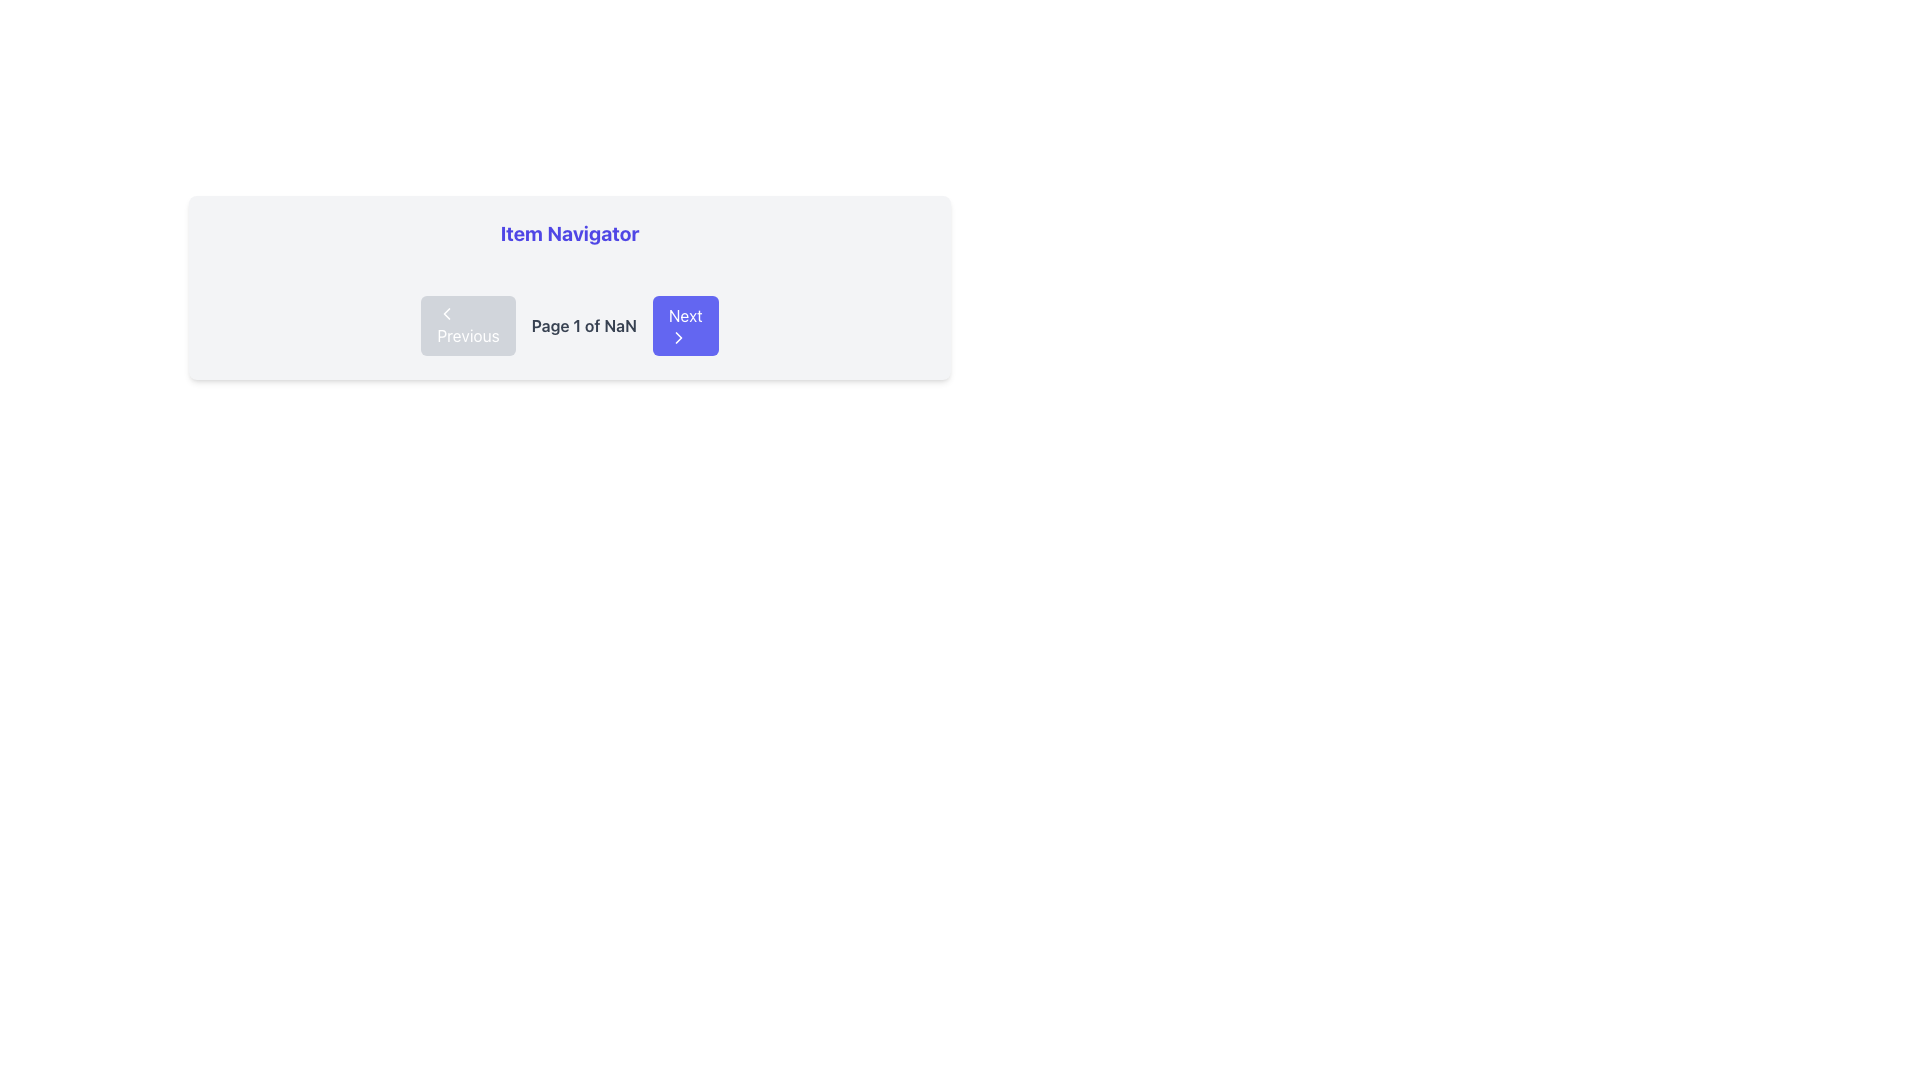 The height and width of the screenshot is (1080, 1920). What do you see at coordinates (678, 337) in the screenshot?
I see `the SVG icon within the 'Next' button located in the lower right portion of the control panel to signify navigation forward` at bounding box center [678, 337].